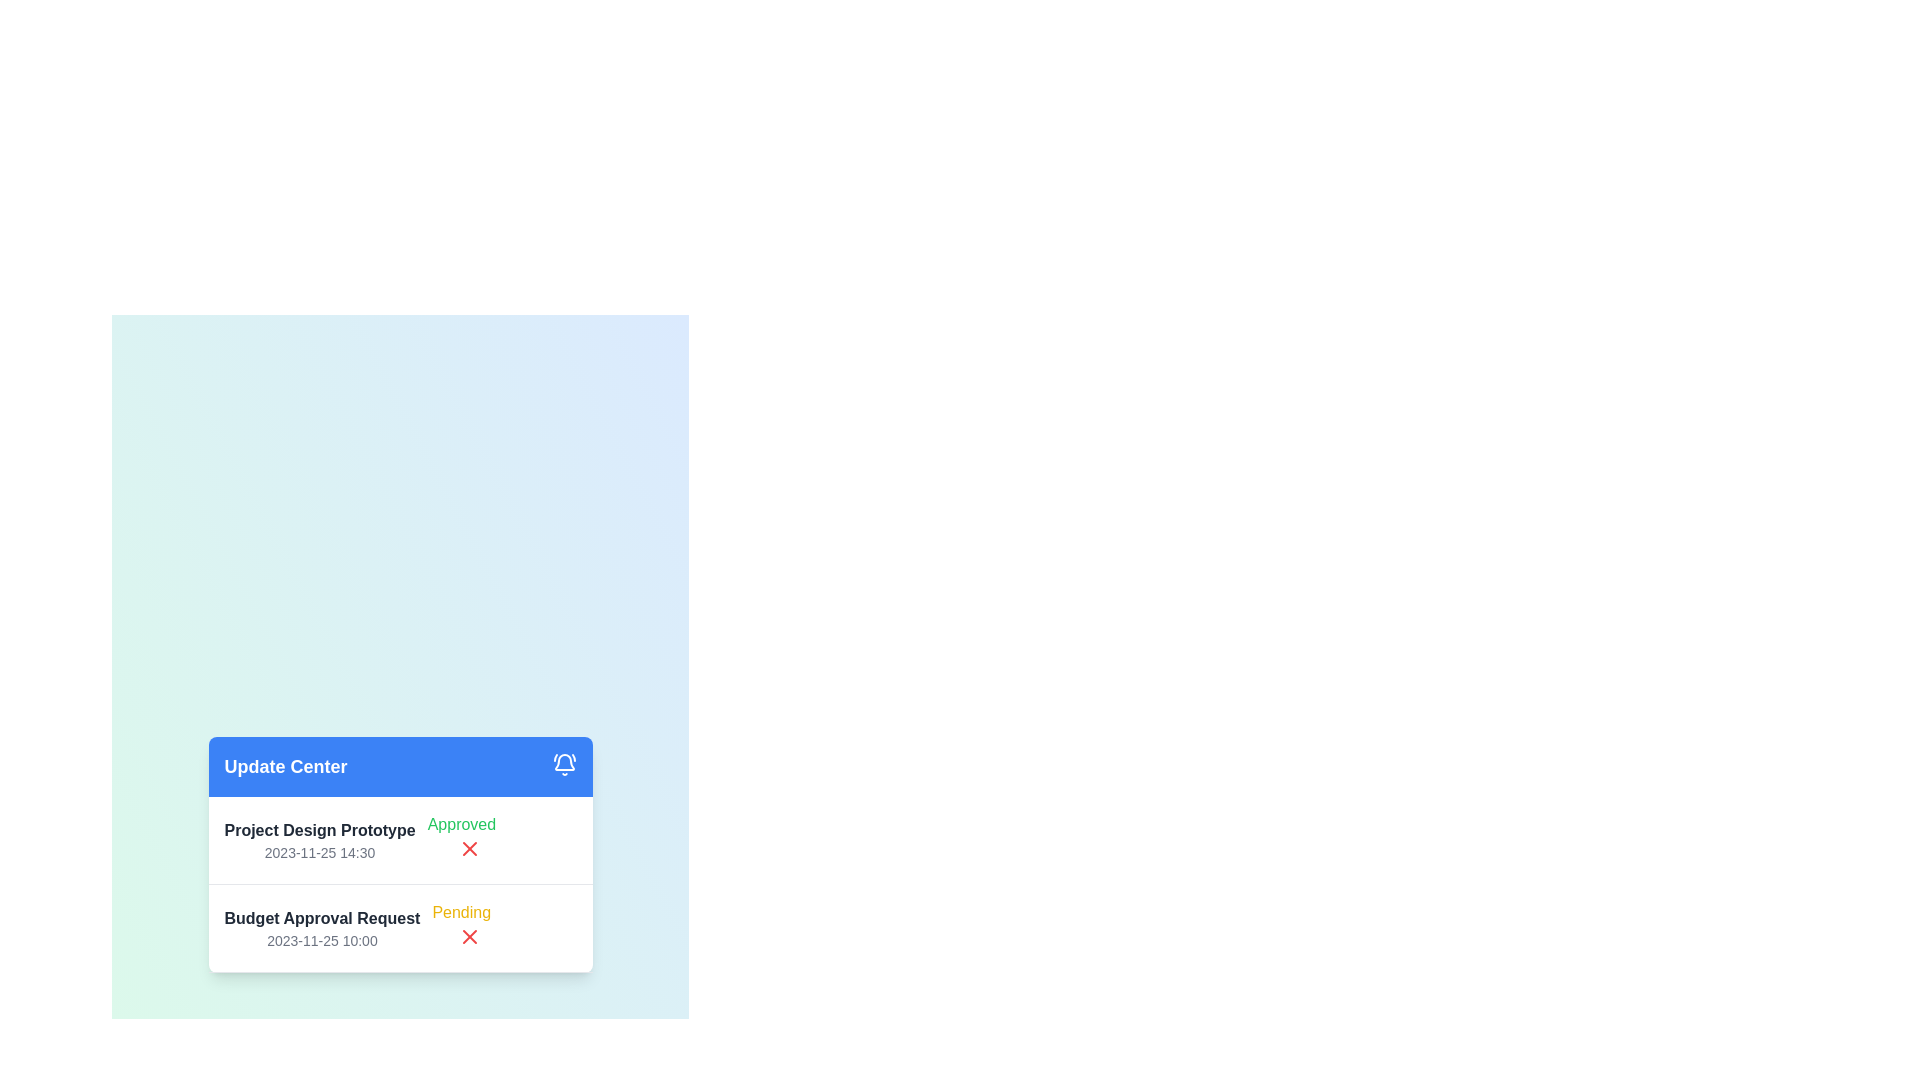 The height and width of the screenshot is (1080, 1920). What do you see at coordinates (468, 848) in the screenshot?
I see `the close button located immediately to the right of the 'Approved' green text` at bounding box center [468, 848].